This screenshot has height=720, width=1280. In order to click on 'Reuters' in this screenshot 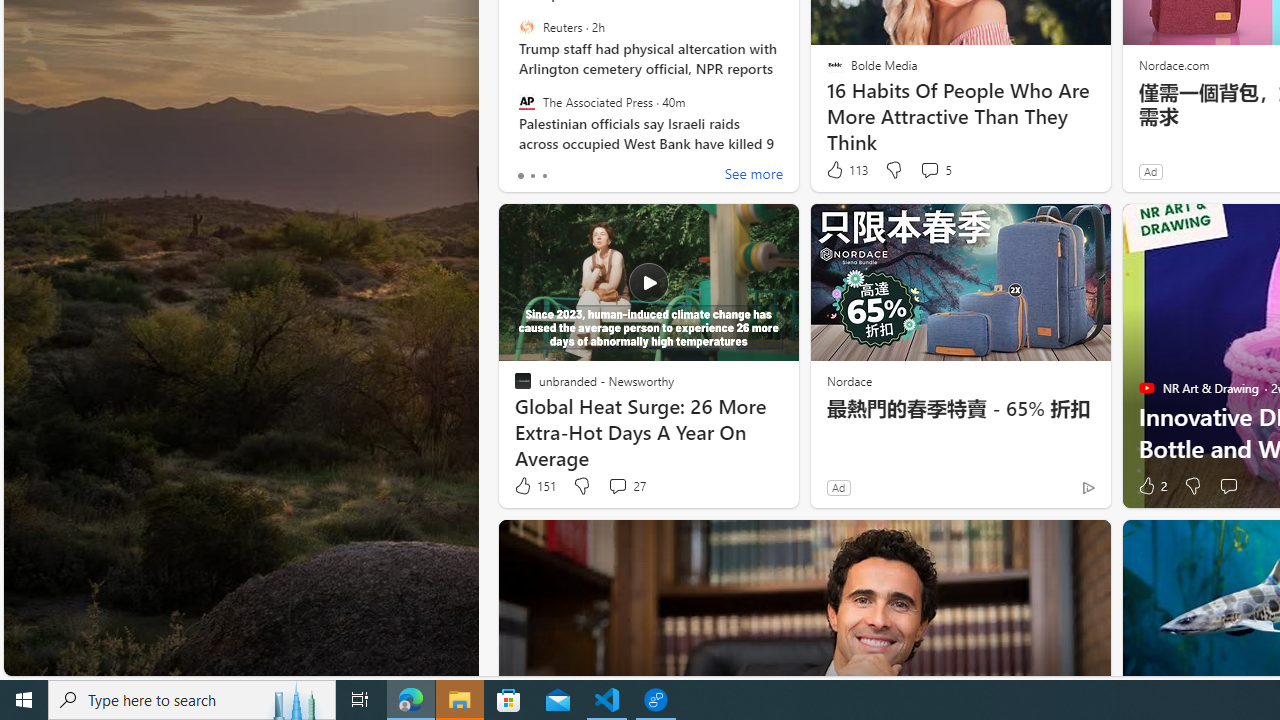, I will do `click(526, 27)`.